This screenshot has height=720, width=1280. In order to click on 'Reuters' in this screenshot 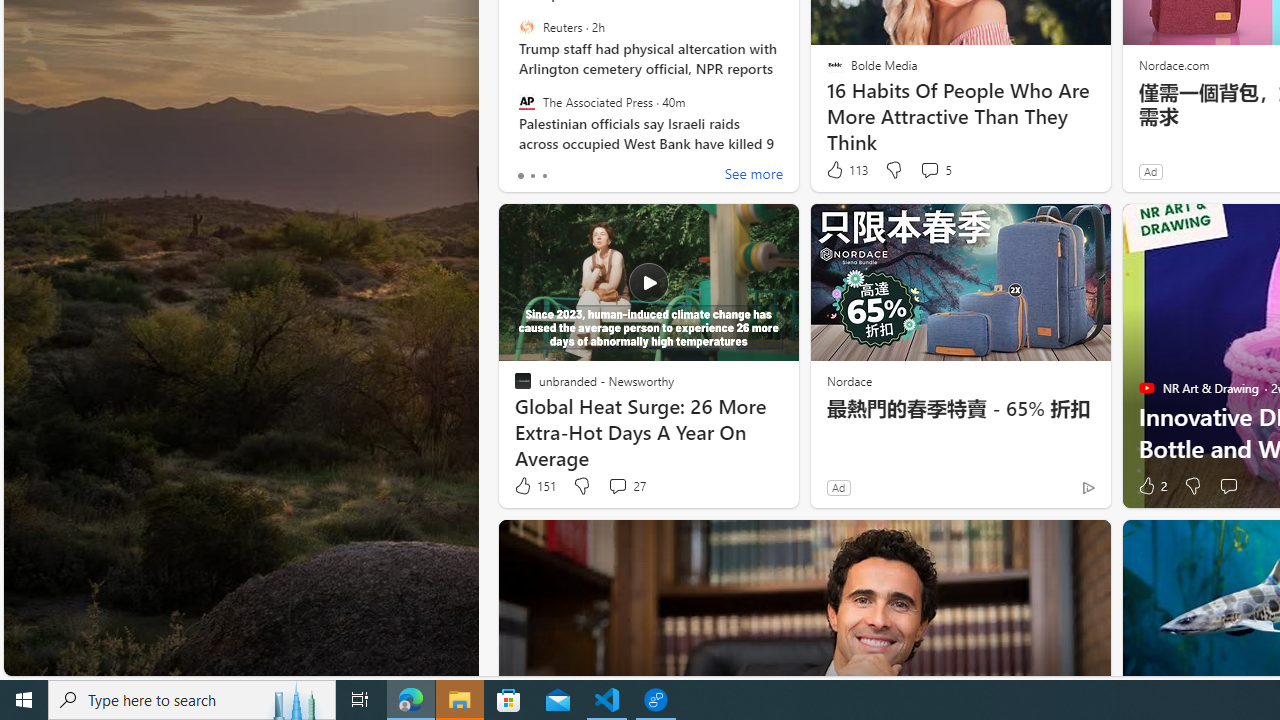, I will do `click(526, 27)`.